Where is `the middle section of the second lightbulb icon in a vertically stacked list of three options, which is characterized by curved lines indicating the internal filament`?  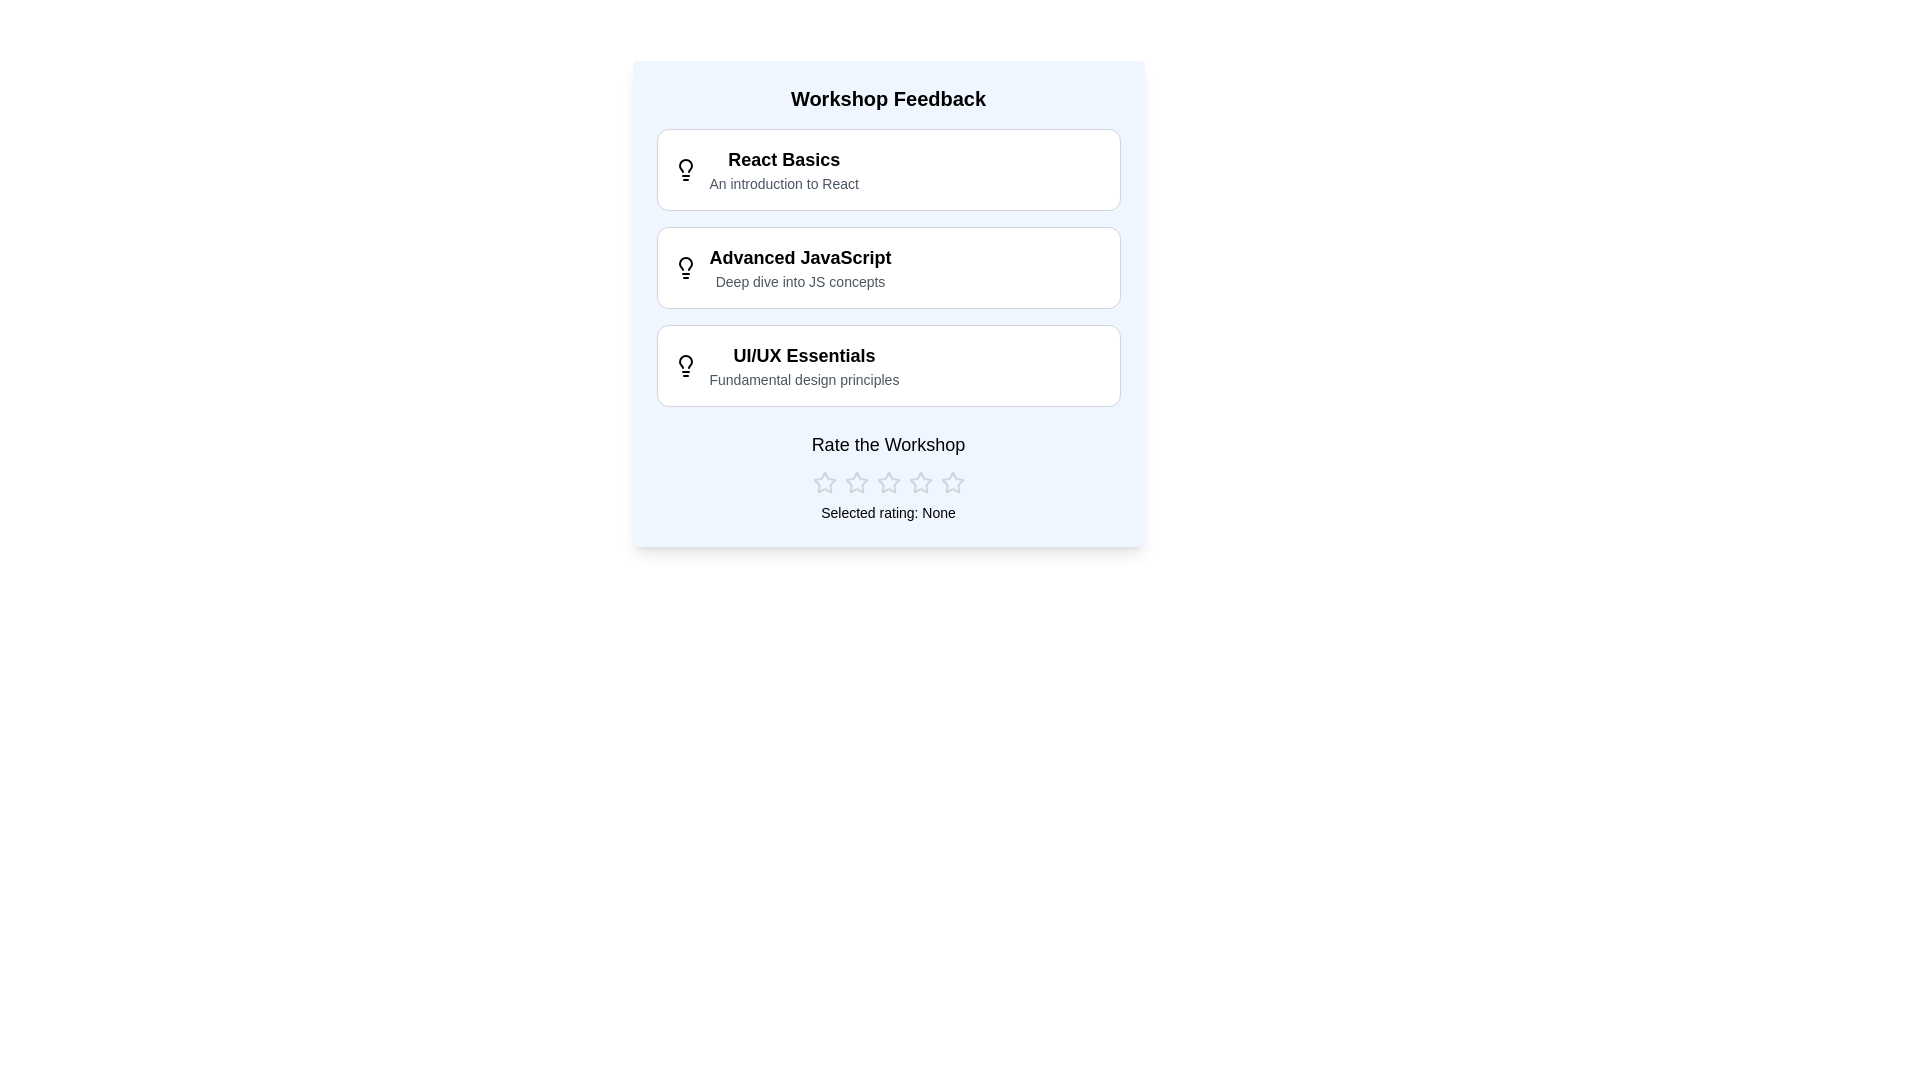 the middle section of the second lightbulb icon in a vertically stacked list of three options, which is characterized by curved lines indicating the internal filament is located at coordinates (685, 262).